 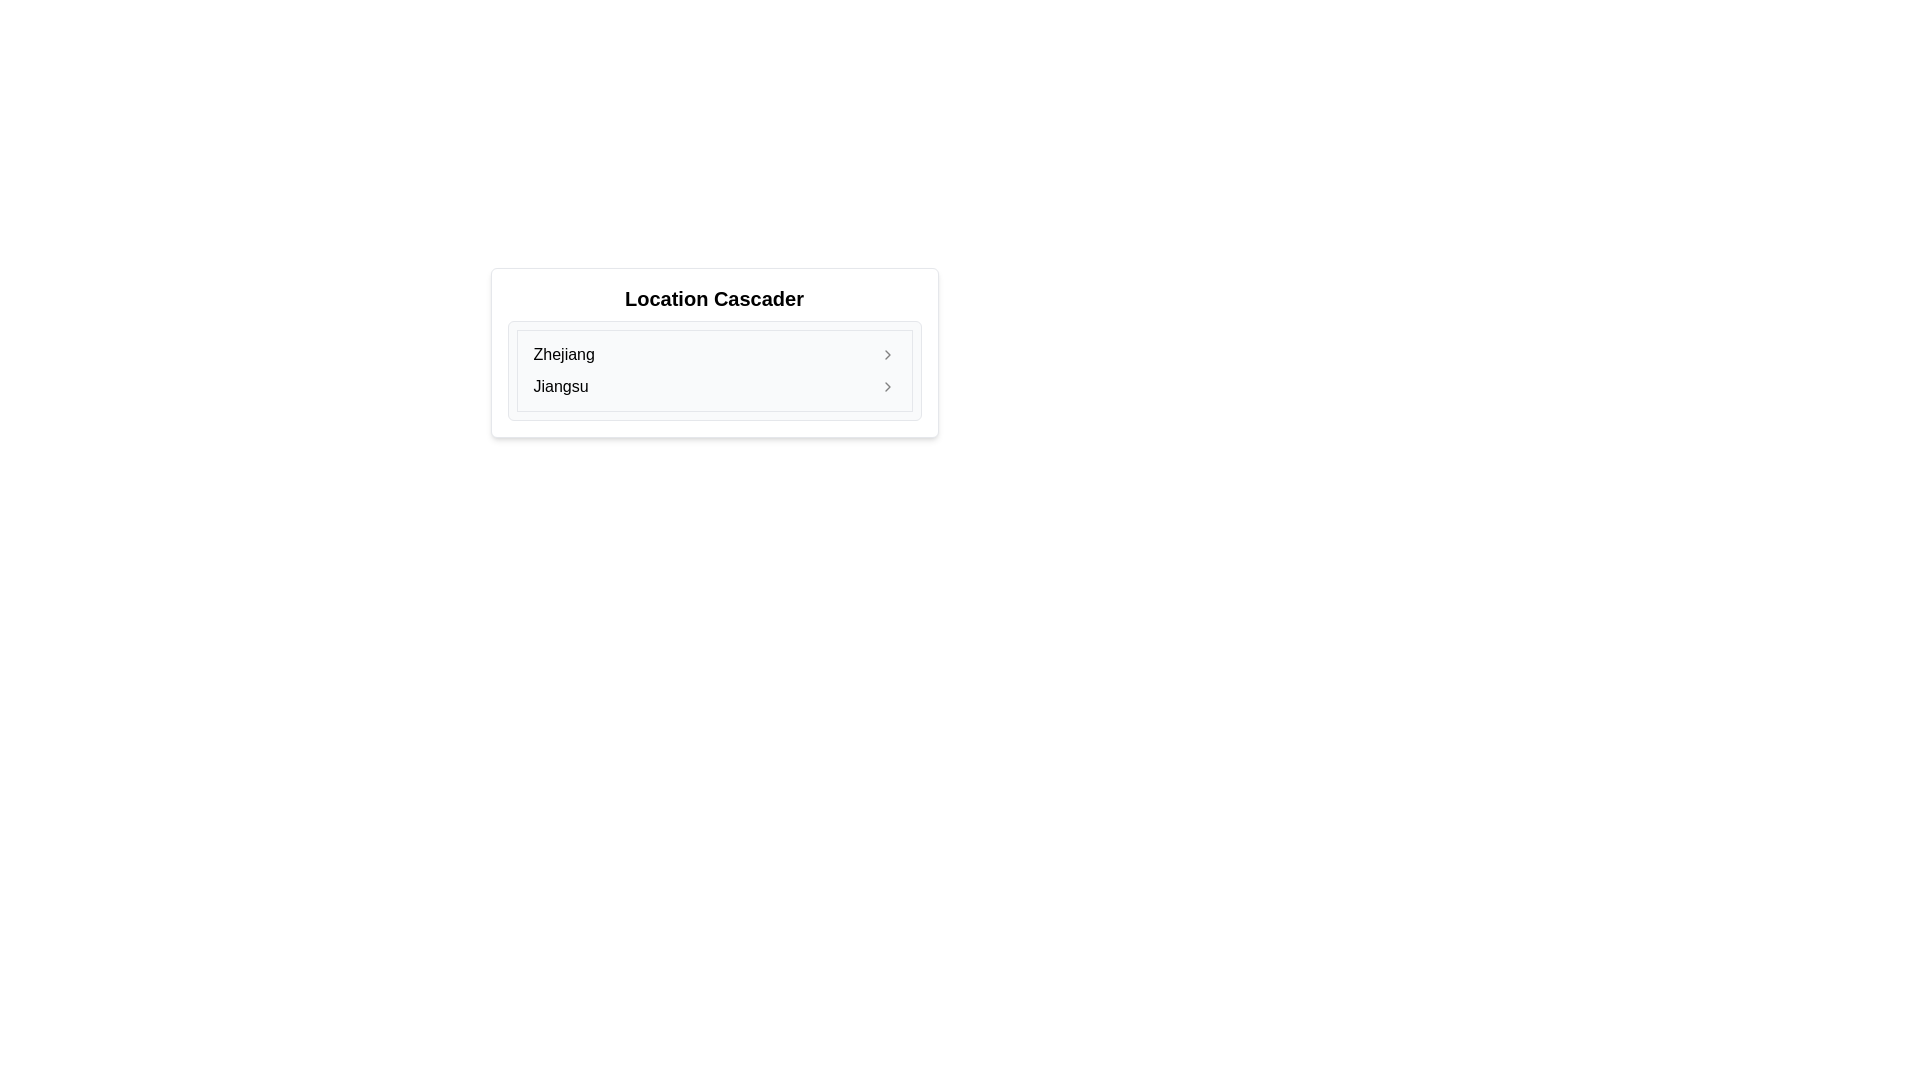 What do you see at coordinates (563, 353) in the screenshot?
I see `the text label displaying 'Zhejiang'` at bounding box center [563, 353].